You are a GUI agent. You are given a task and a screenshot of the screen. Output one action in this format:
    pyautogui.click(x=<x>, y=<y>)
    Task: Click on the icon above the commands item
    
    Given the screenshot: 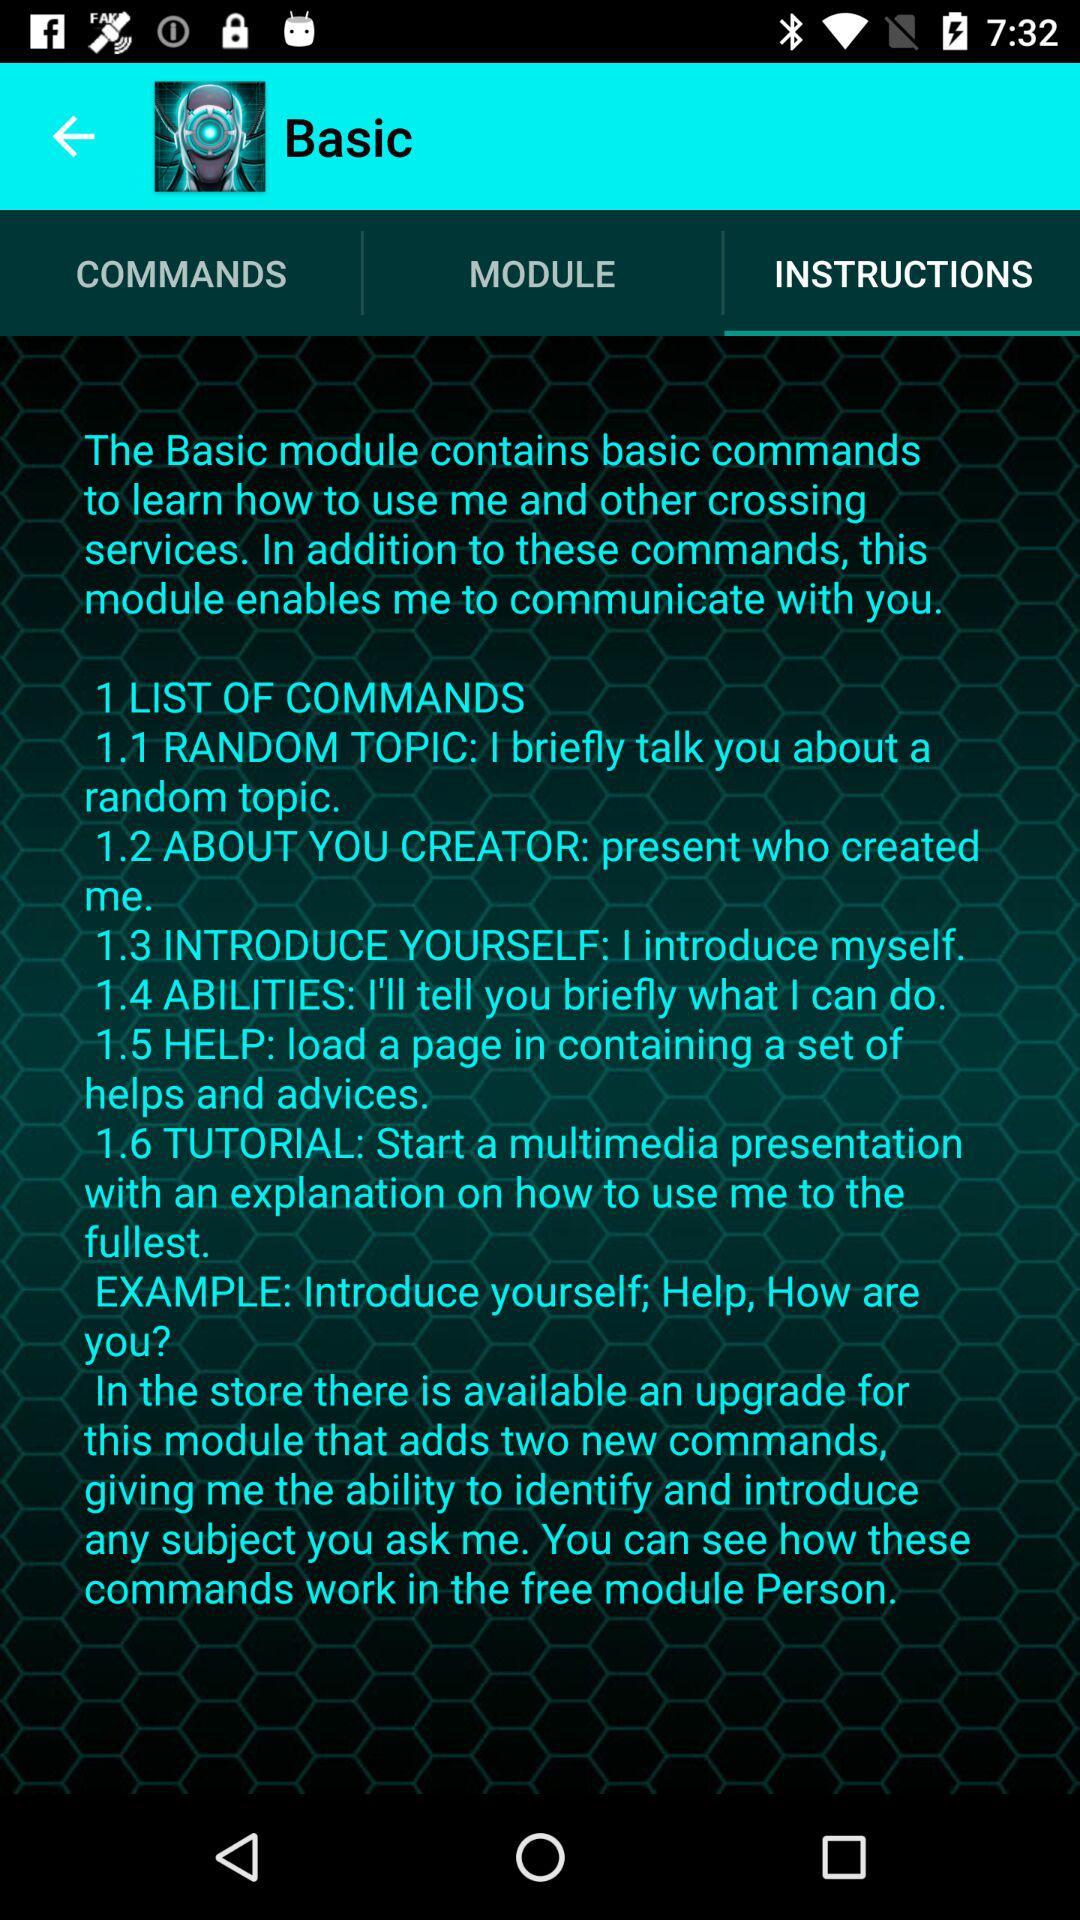 What is the action you would take?
    pyautogui.click(x=72, y=135)
    